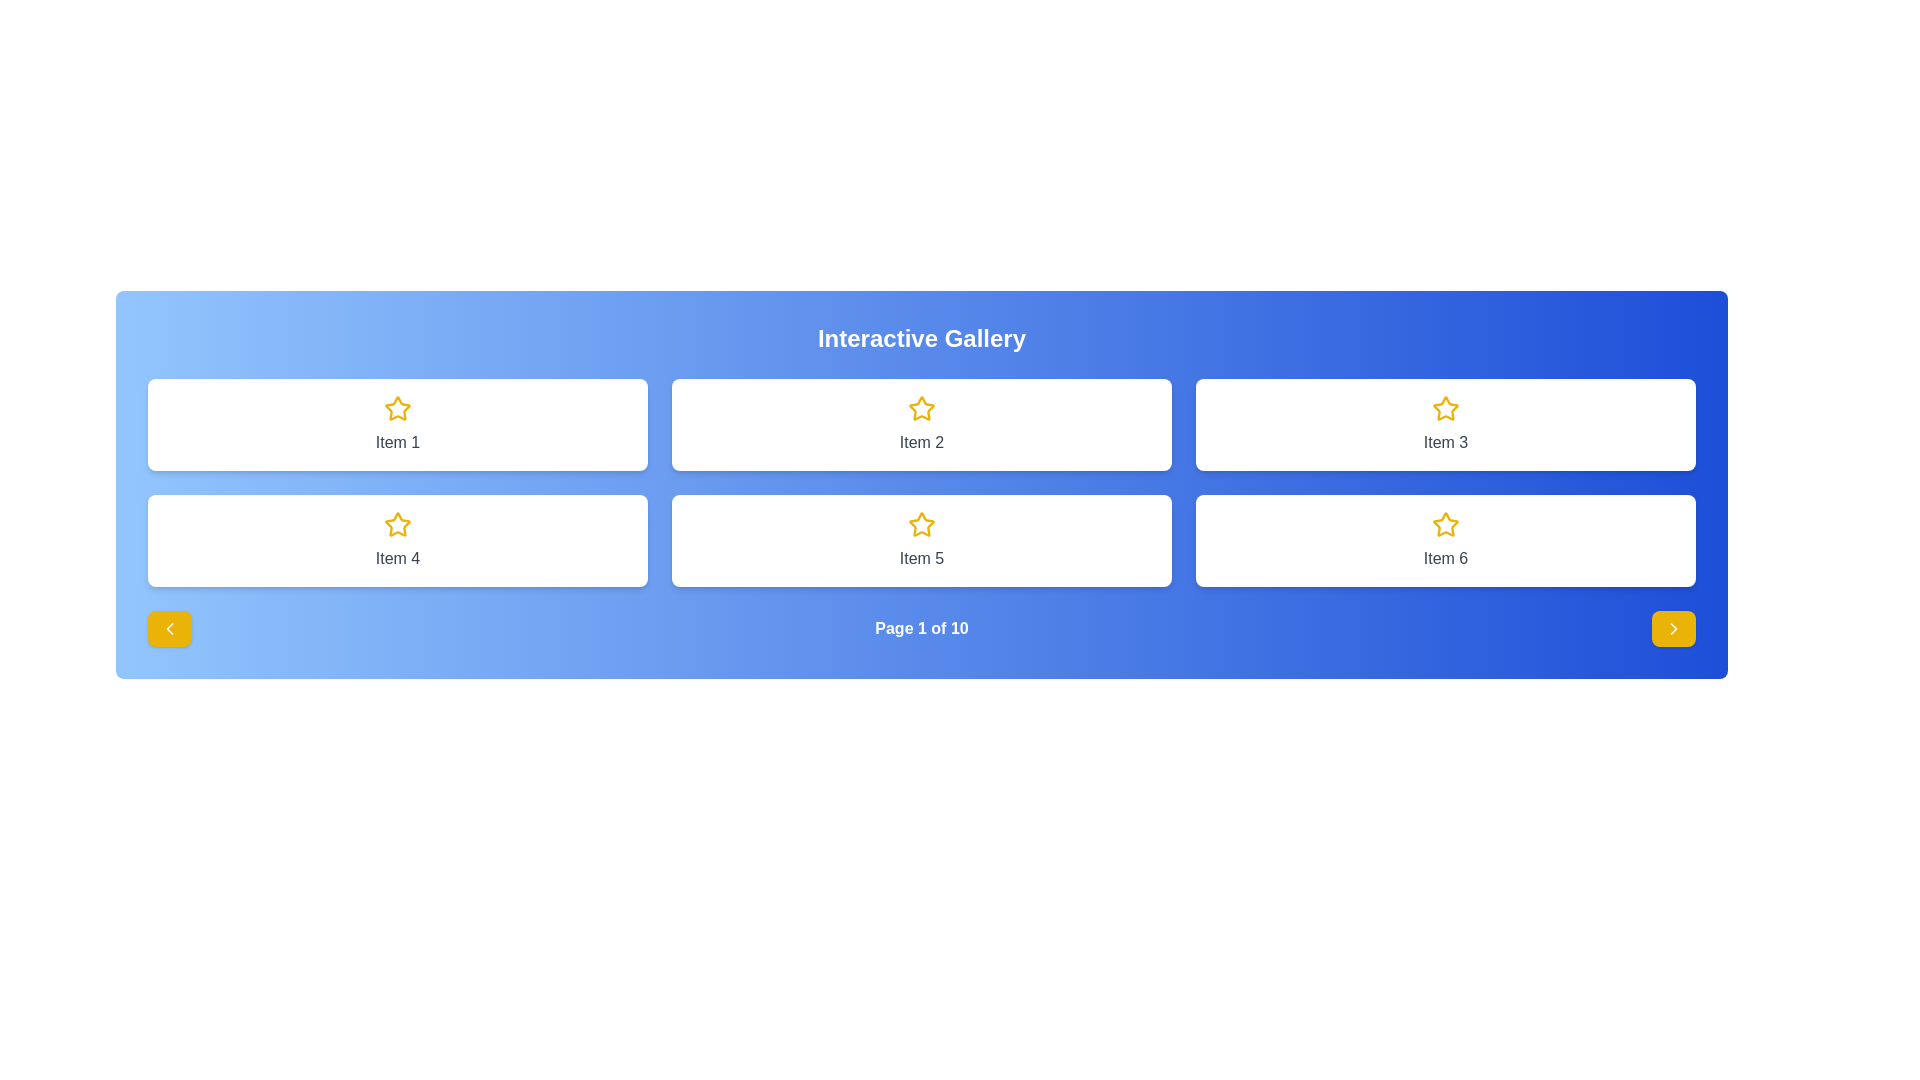 Image resolution: width=1920 pixels, height=1080 pixels. I want to click on the interactive star icon located at the top-center of the 'Item 6' card to rate it, so click(1445, 523).